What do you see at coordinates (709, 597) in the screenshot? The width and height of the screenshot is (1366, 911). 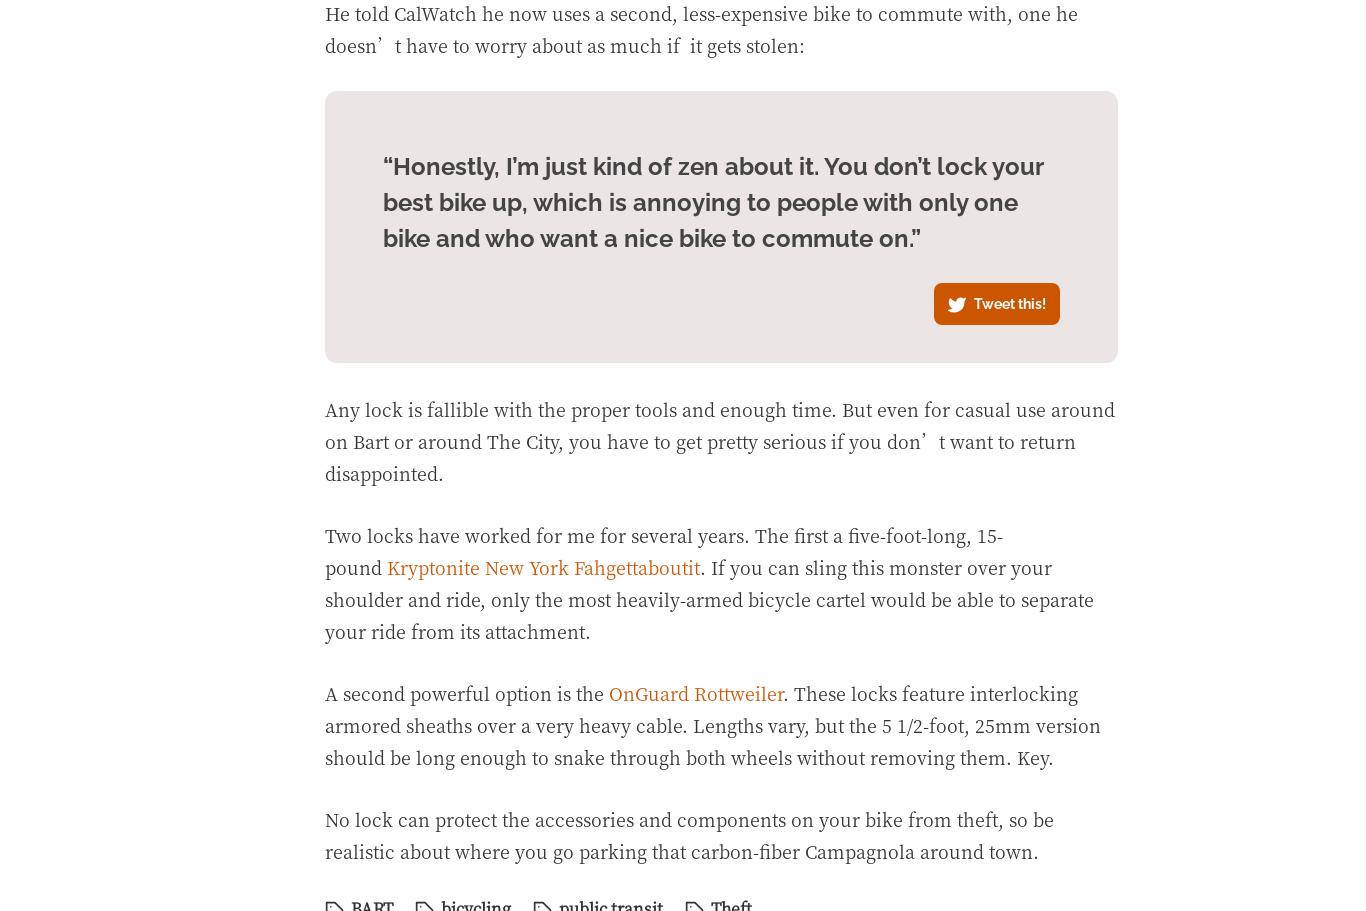 I see `'. If you can sling this monster over your shoulder and ride, only the most heavily-armed bicycle cartel would be able to separate your ride from its attachment.'` at bounding box center [709, 597].